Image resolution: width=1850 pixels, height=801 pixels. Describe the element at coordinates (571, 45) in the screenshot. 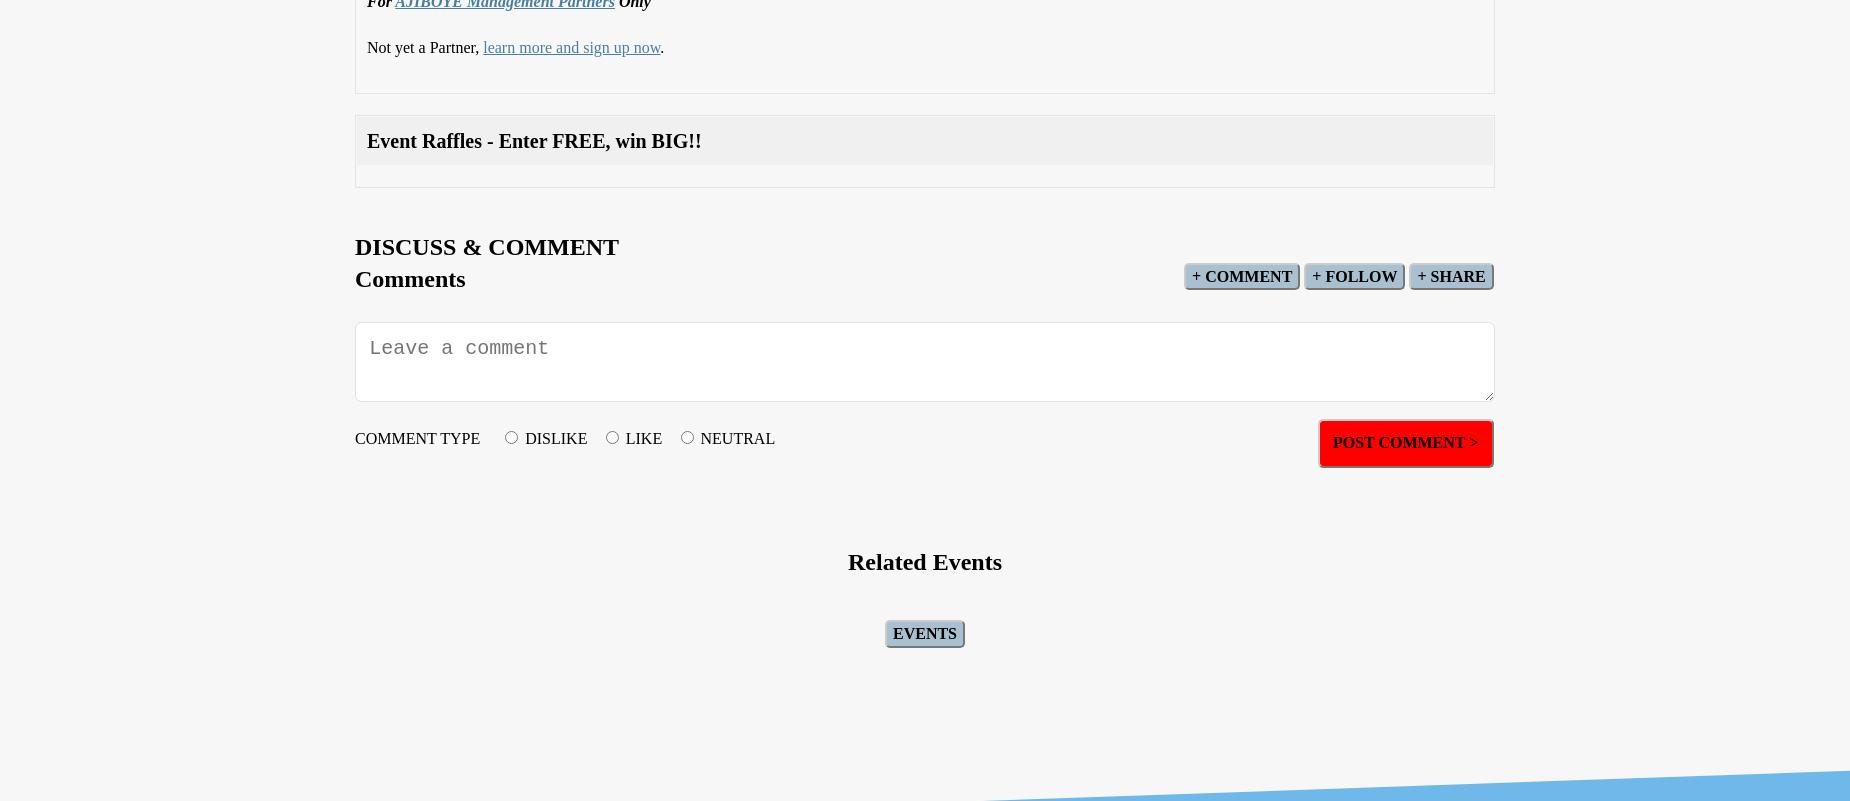

I see `'learn more and sign up now'` at that location.